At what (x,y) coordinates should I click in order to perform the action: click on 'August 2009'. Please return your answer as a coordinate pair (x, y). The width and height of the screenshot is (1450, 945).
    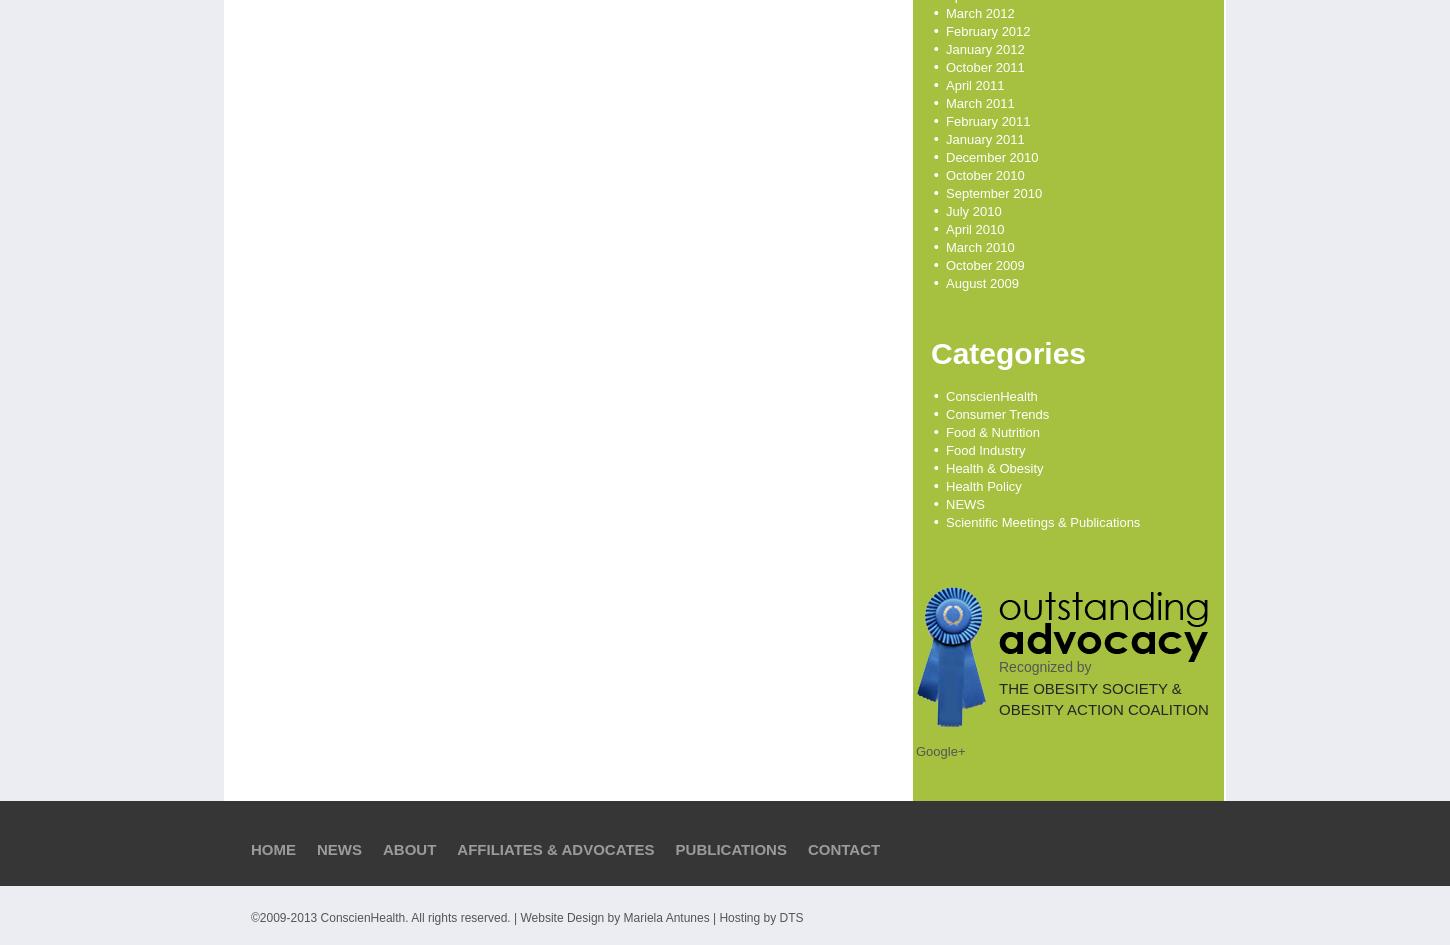
    Looking at the image, I should click on (982, 283).